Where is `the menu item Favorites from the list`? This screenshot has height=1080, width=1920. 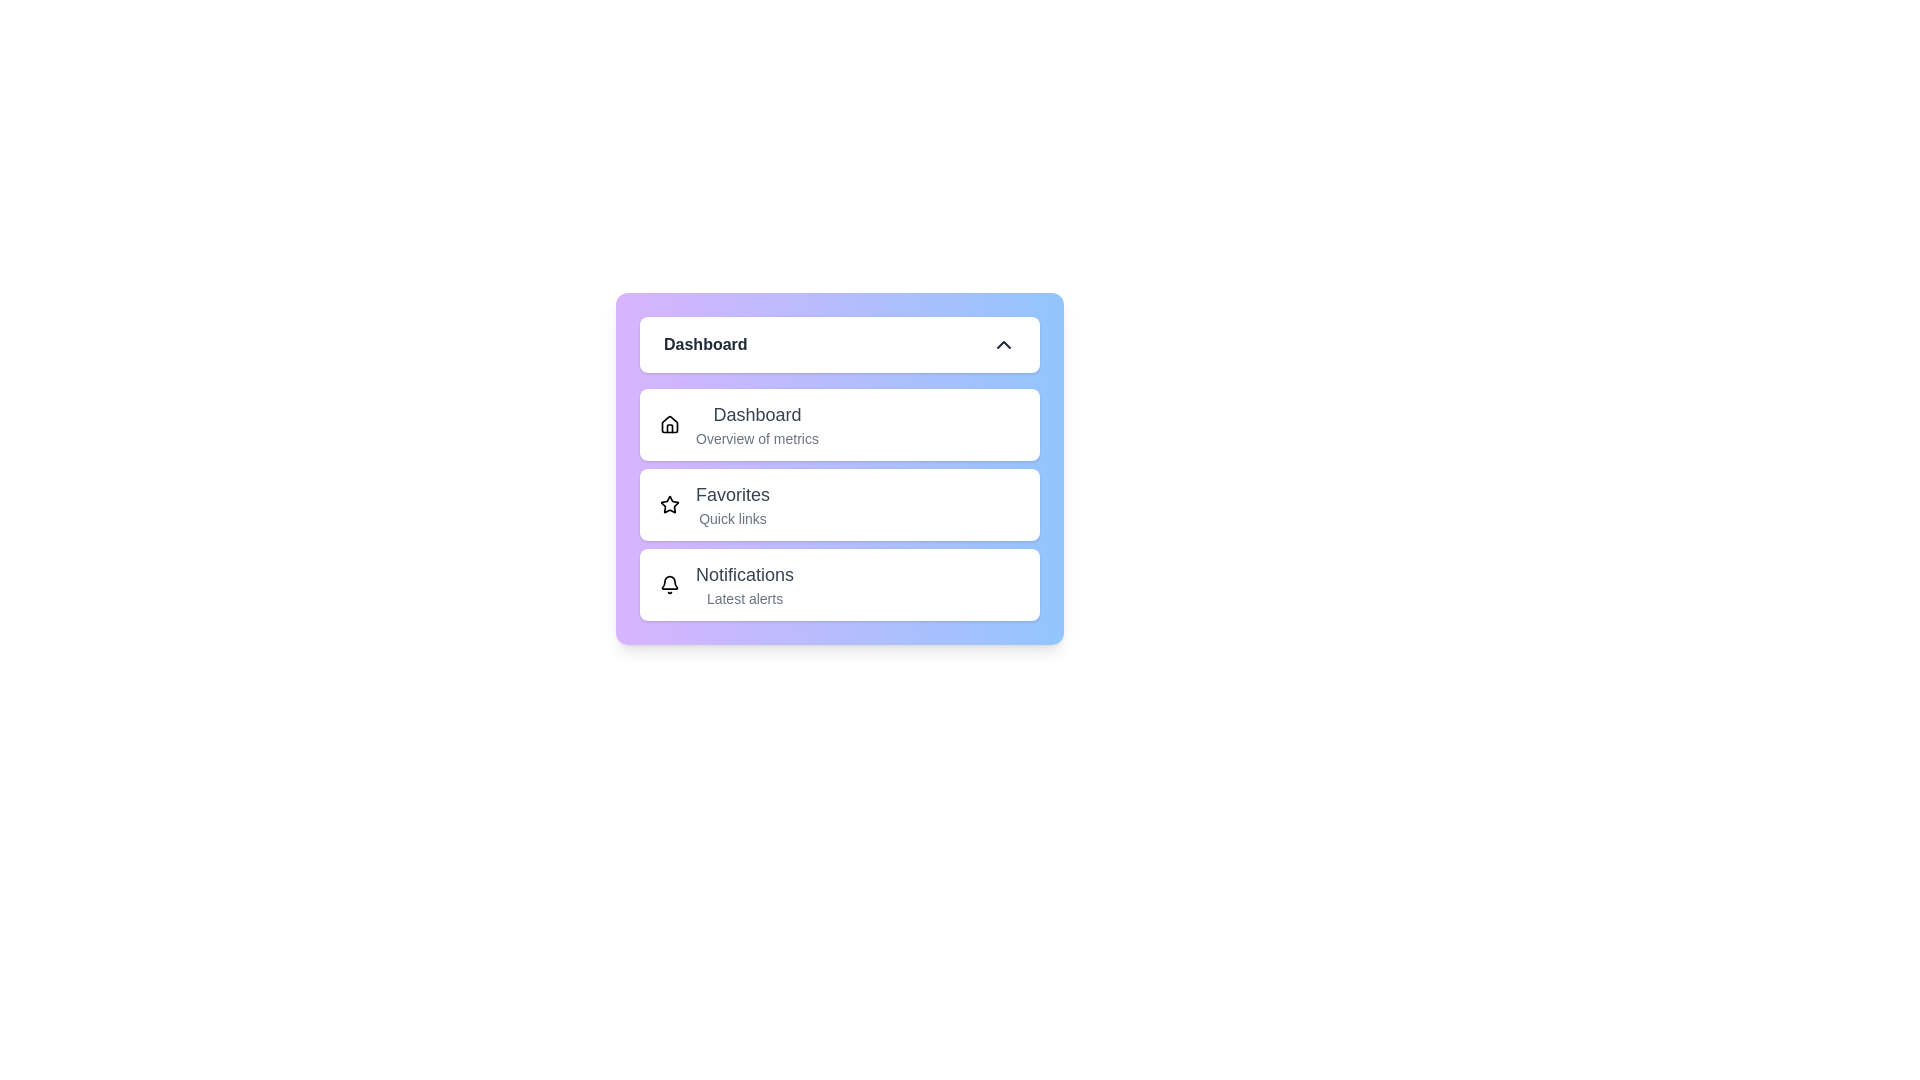 the menu item Favorites from the list is located at coordinates (840, 504).